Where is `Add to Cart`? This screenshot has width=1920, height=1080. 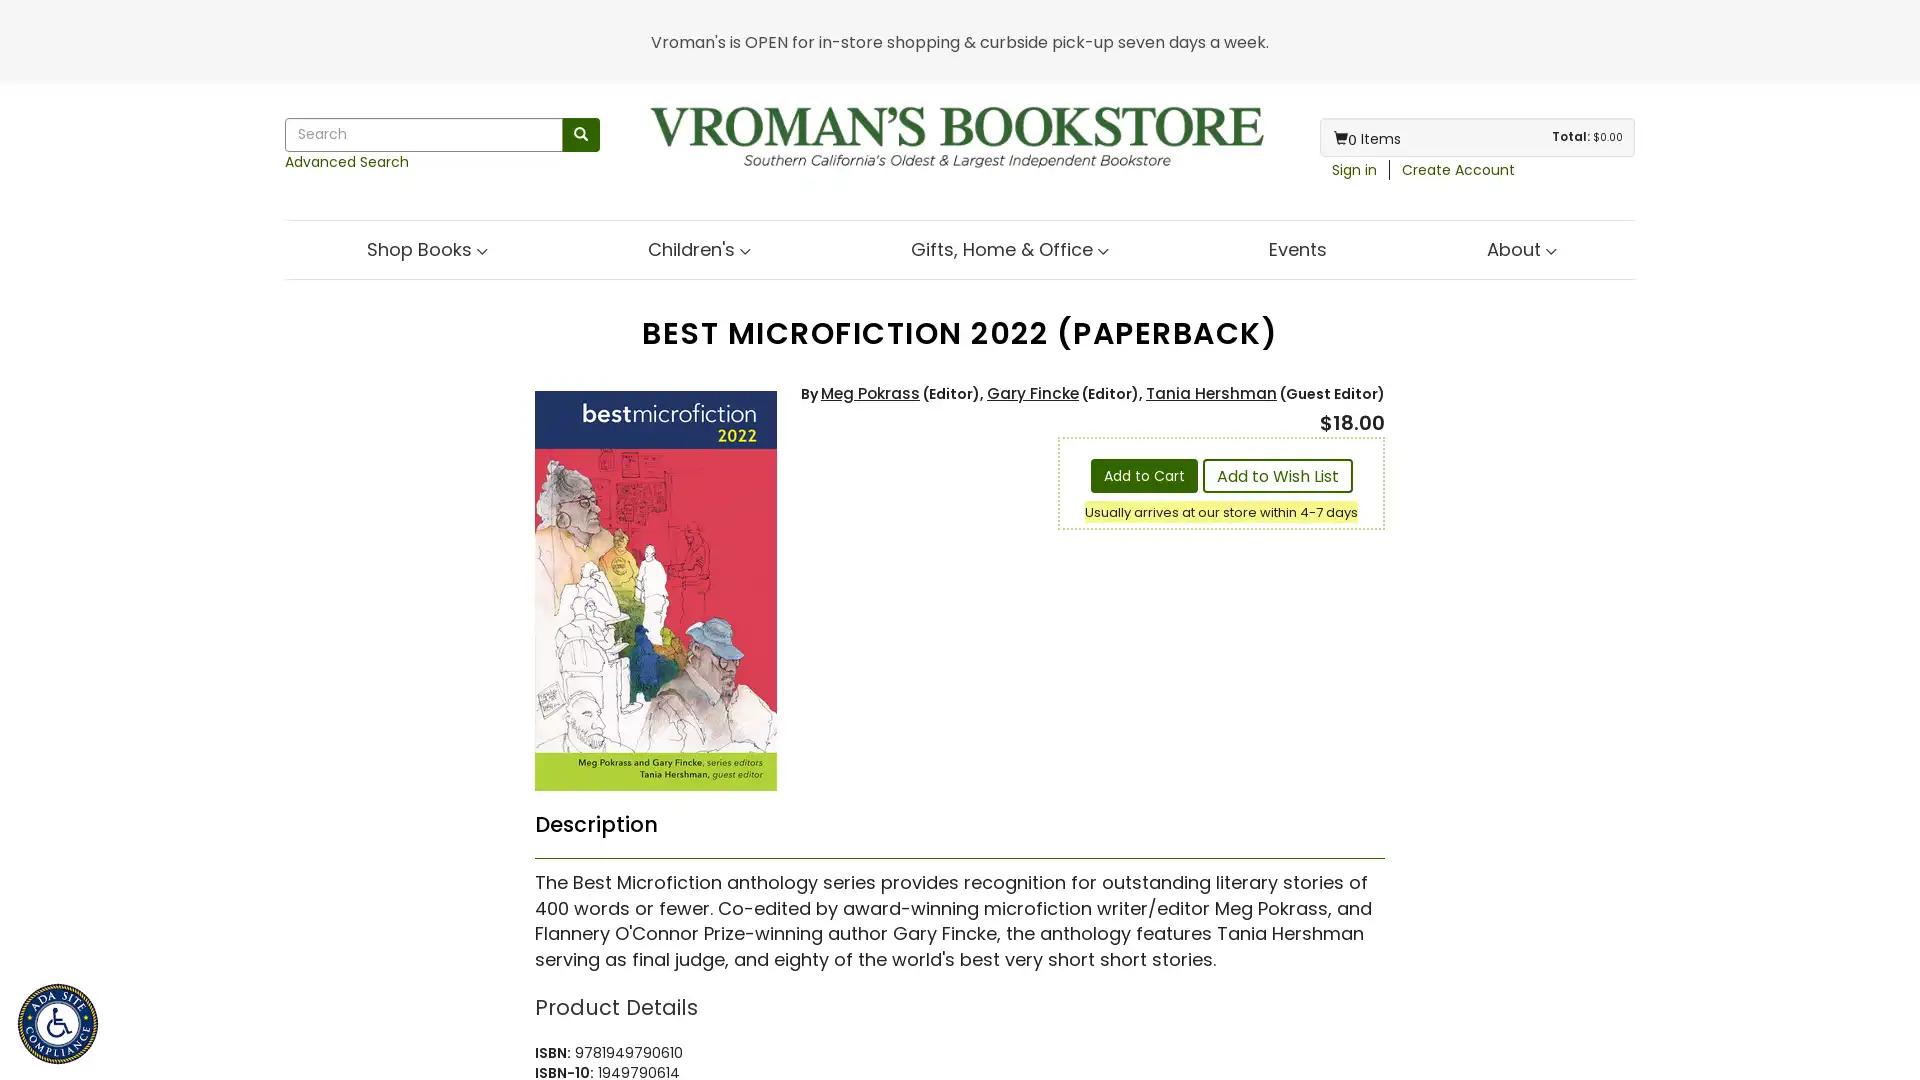 Add to Cart is located at coordinates (1143, 475).